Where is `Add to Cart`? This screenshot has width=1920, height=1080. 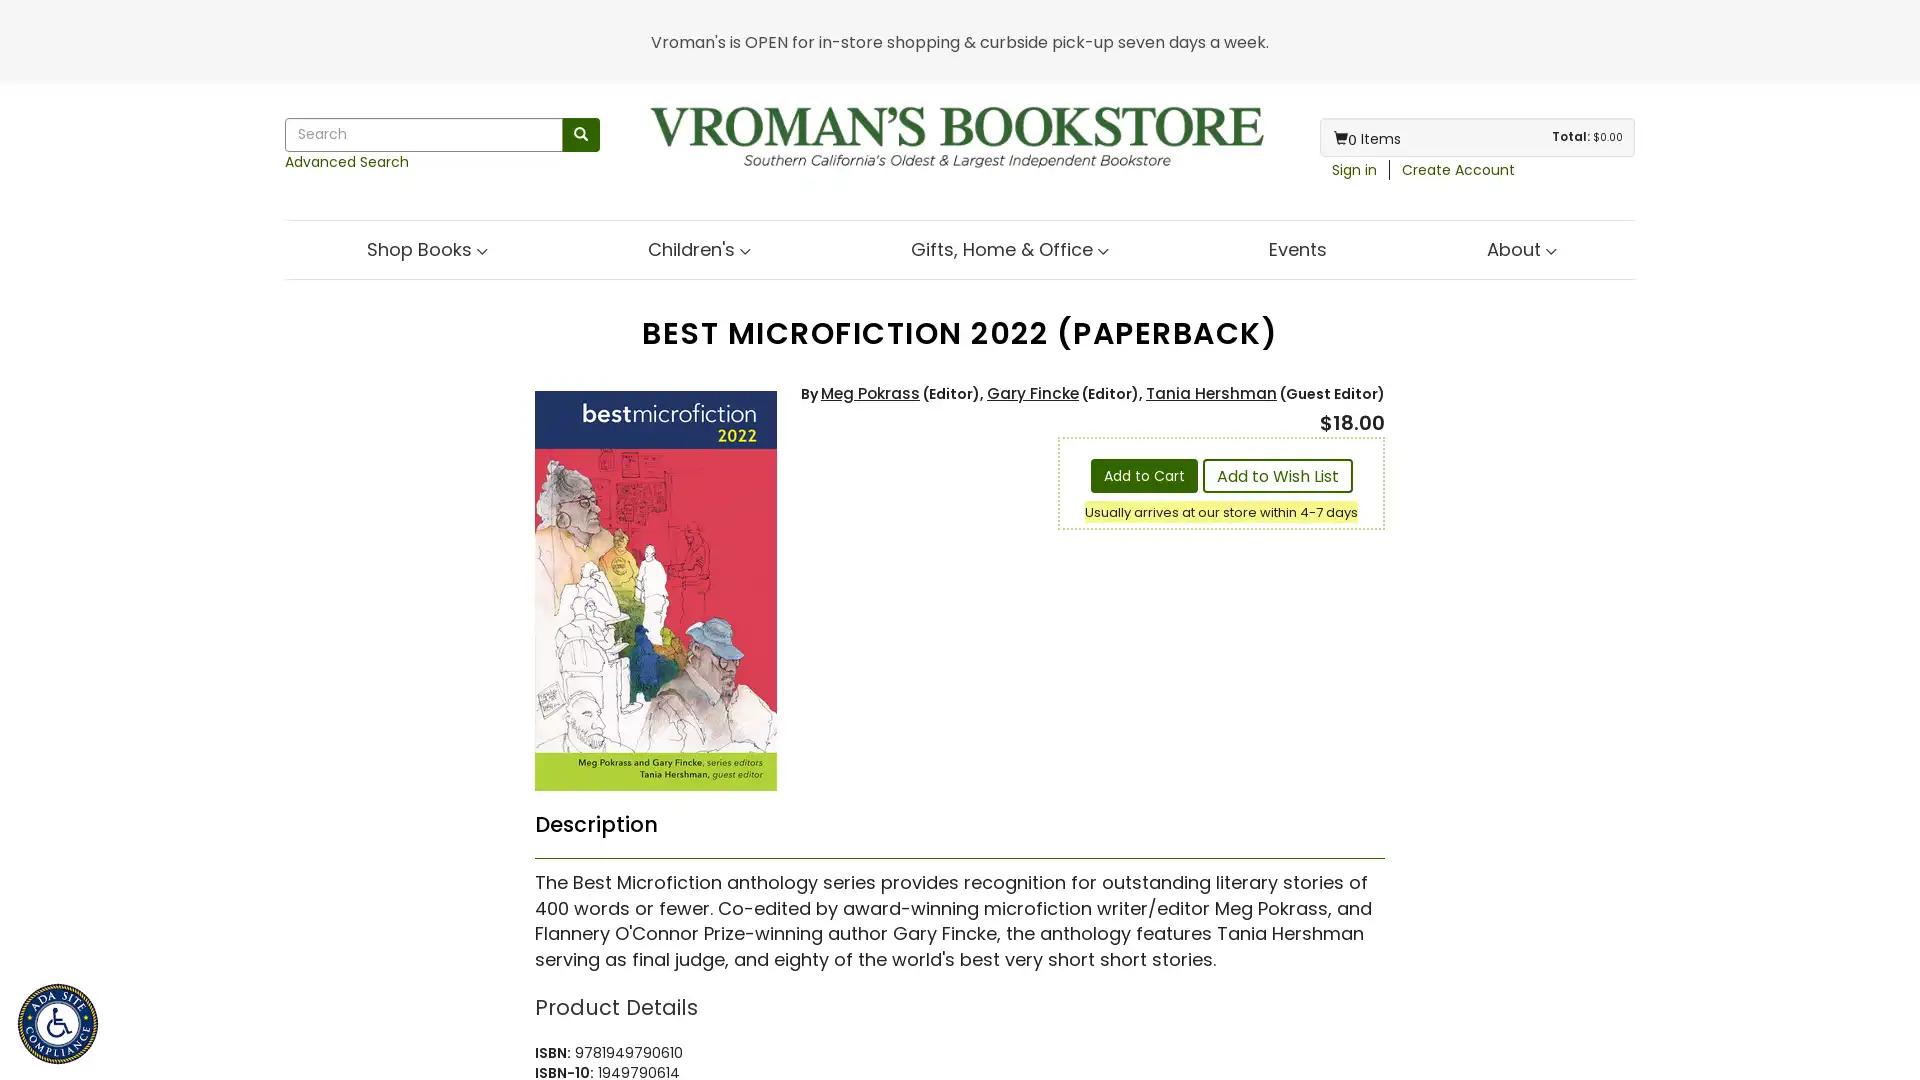 Add to Cart is located at coordinates (1143, 475).